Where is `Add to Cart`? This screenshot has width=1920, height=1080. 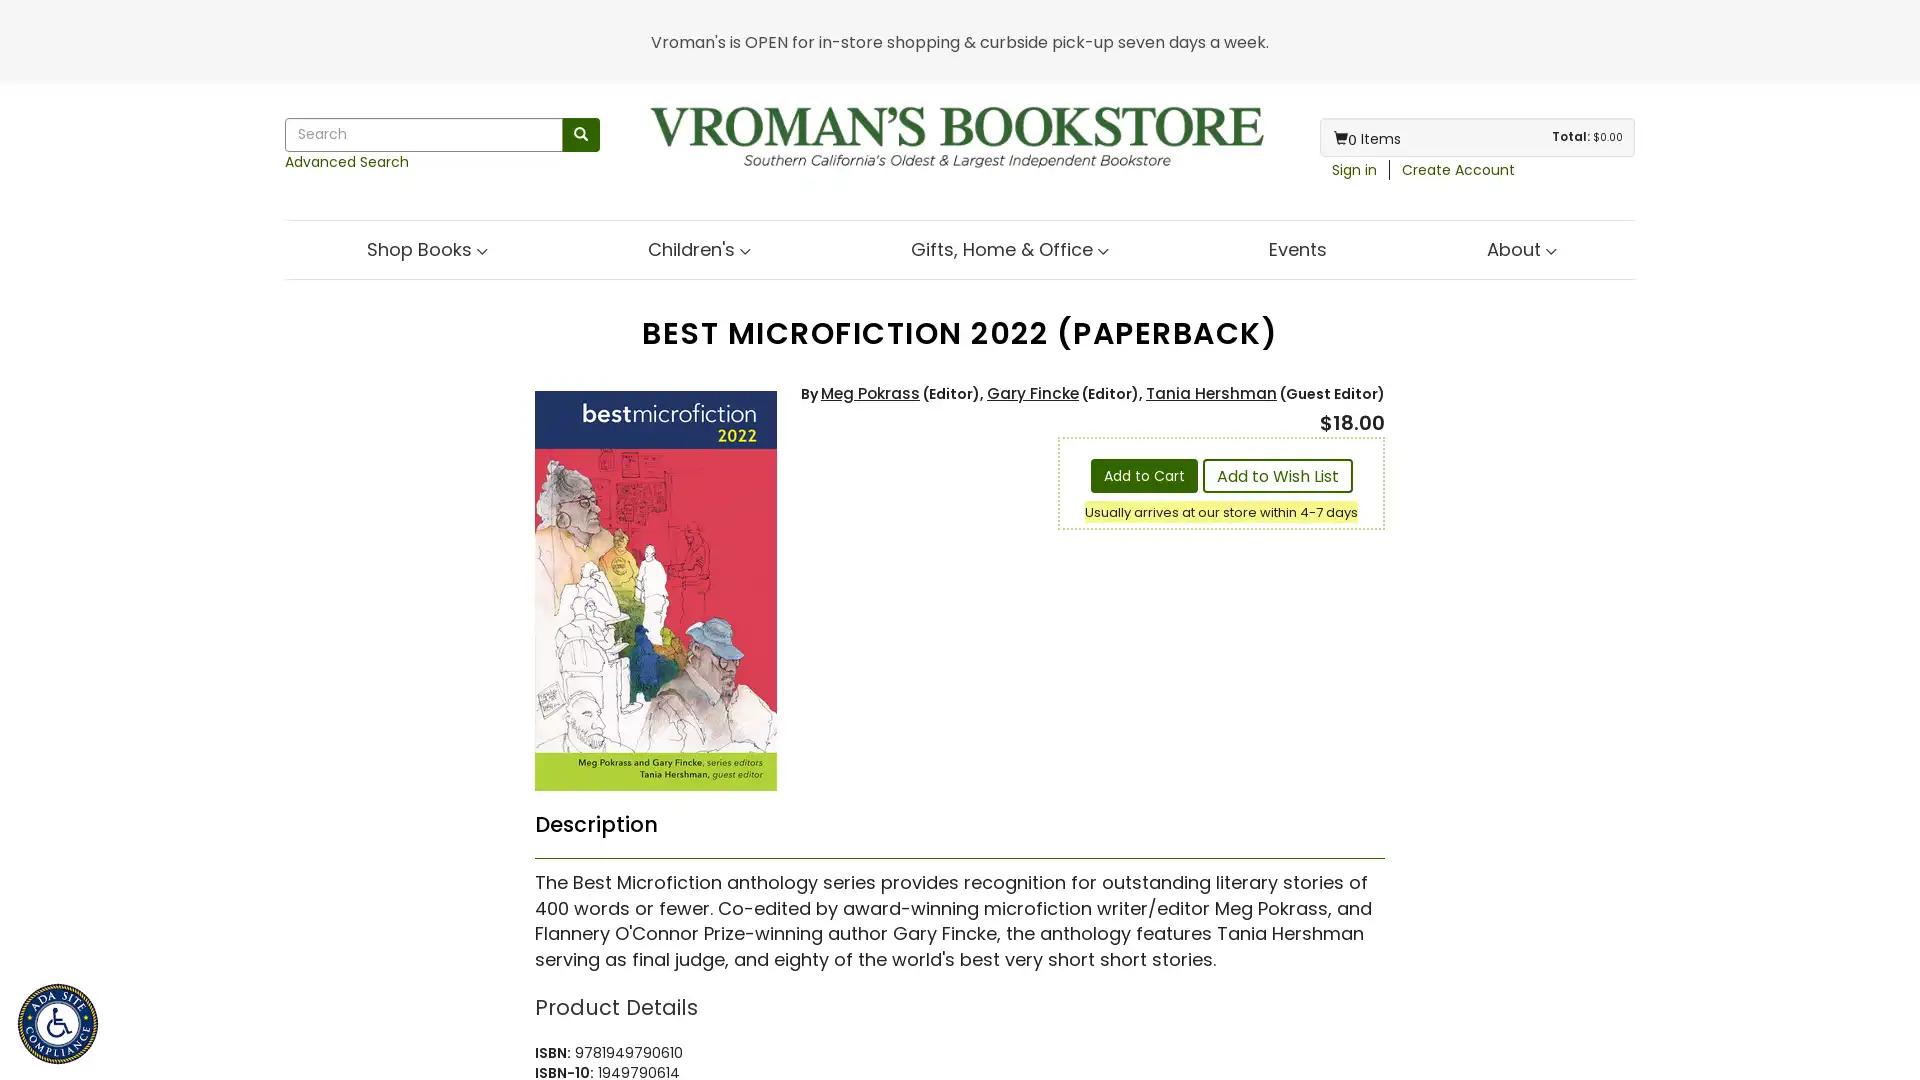 Add to Cart is located at coordinates (1143, 475).